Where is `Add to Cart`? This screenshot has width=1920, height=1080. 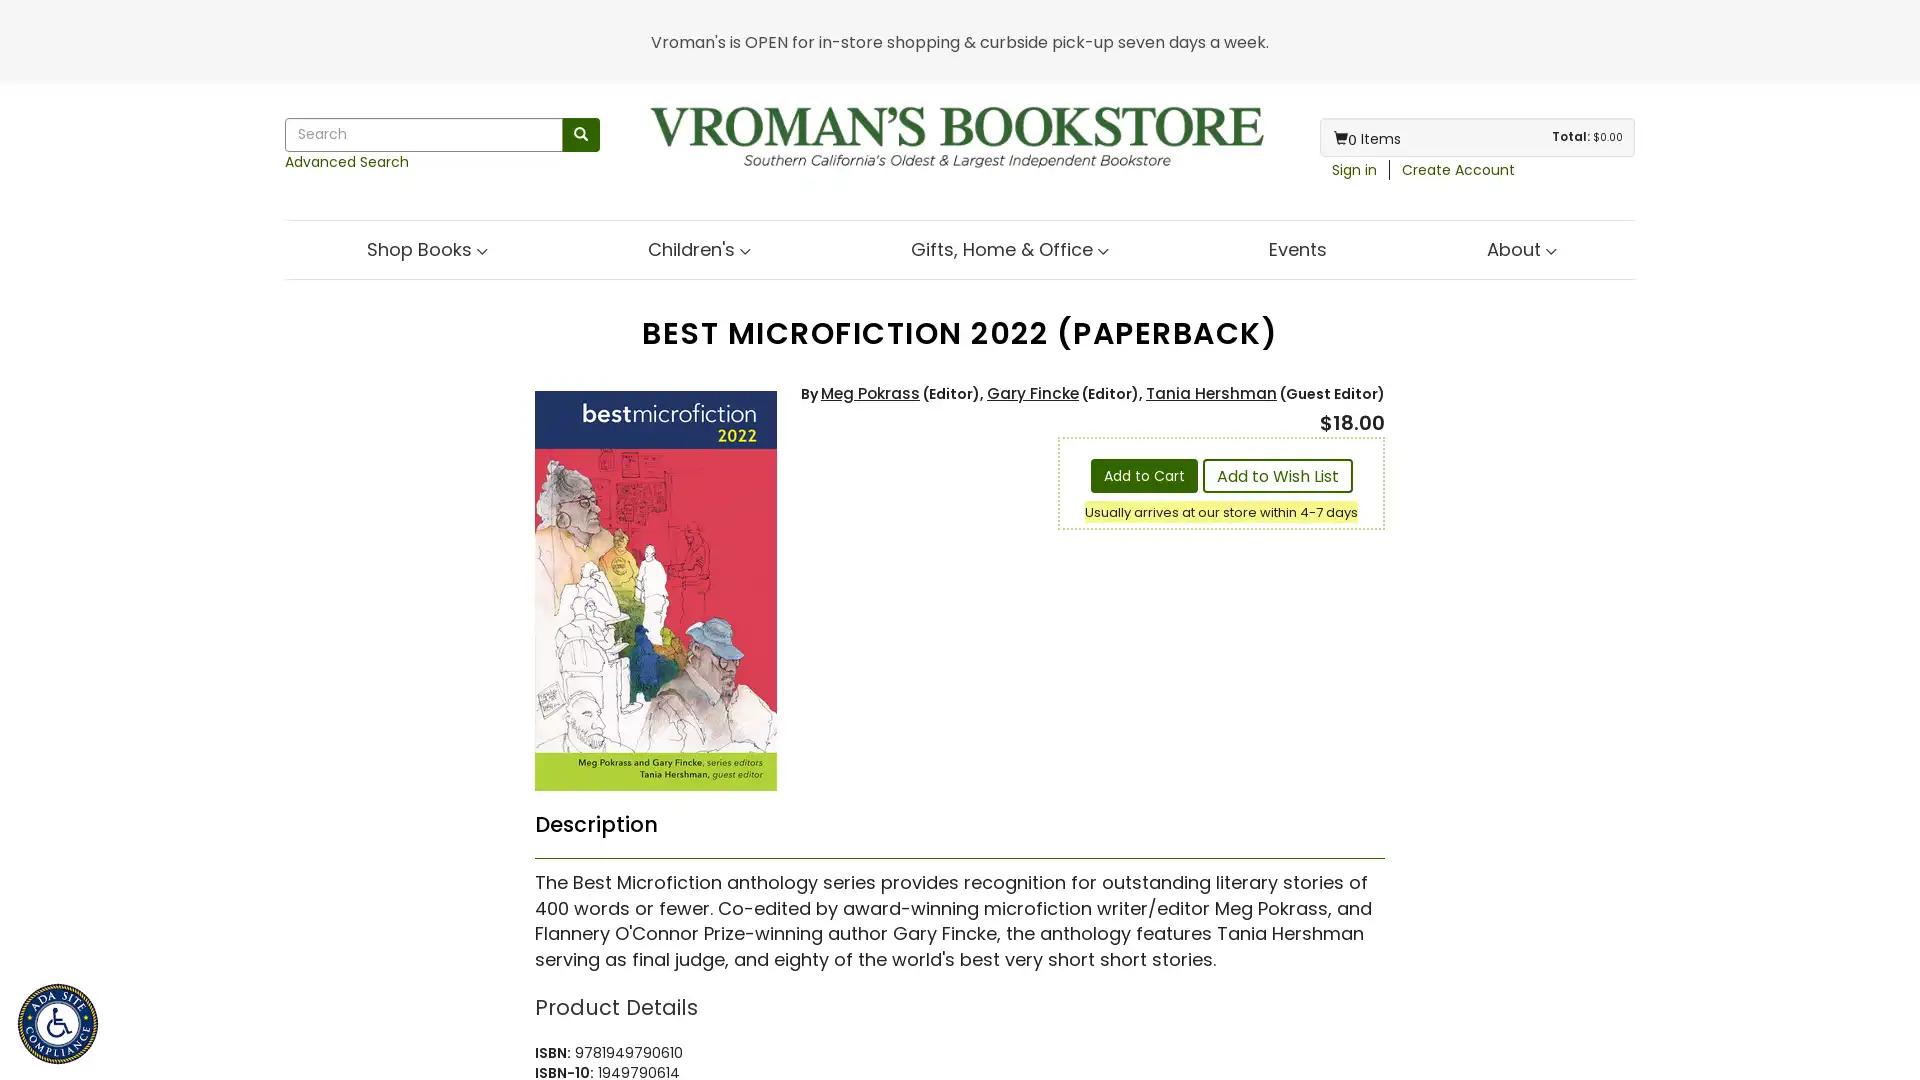 Add to Cart is located at coordinates (1143, 475).